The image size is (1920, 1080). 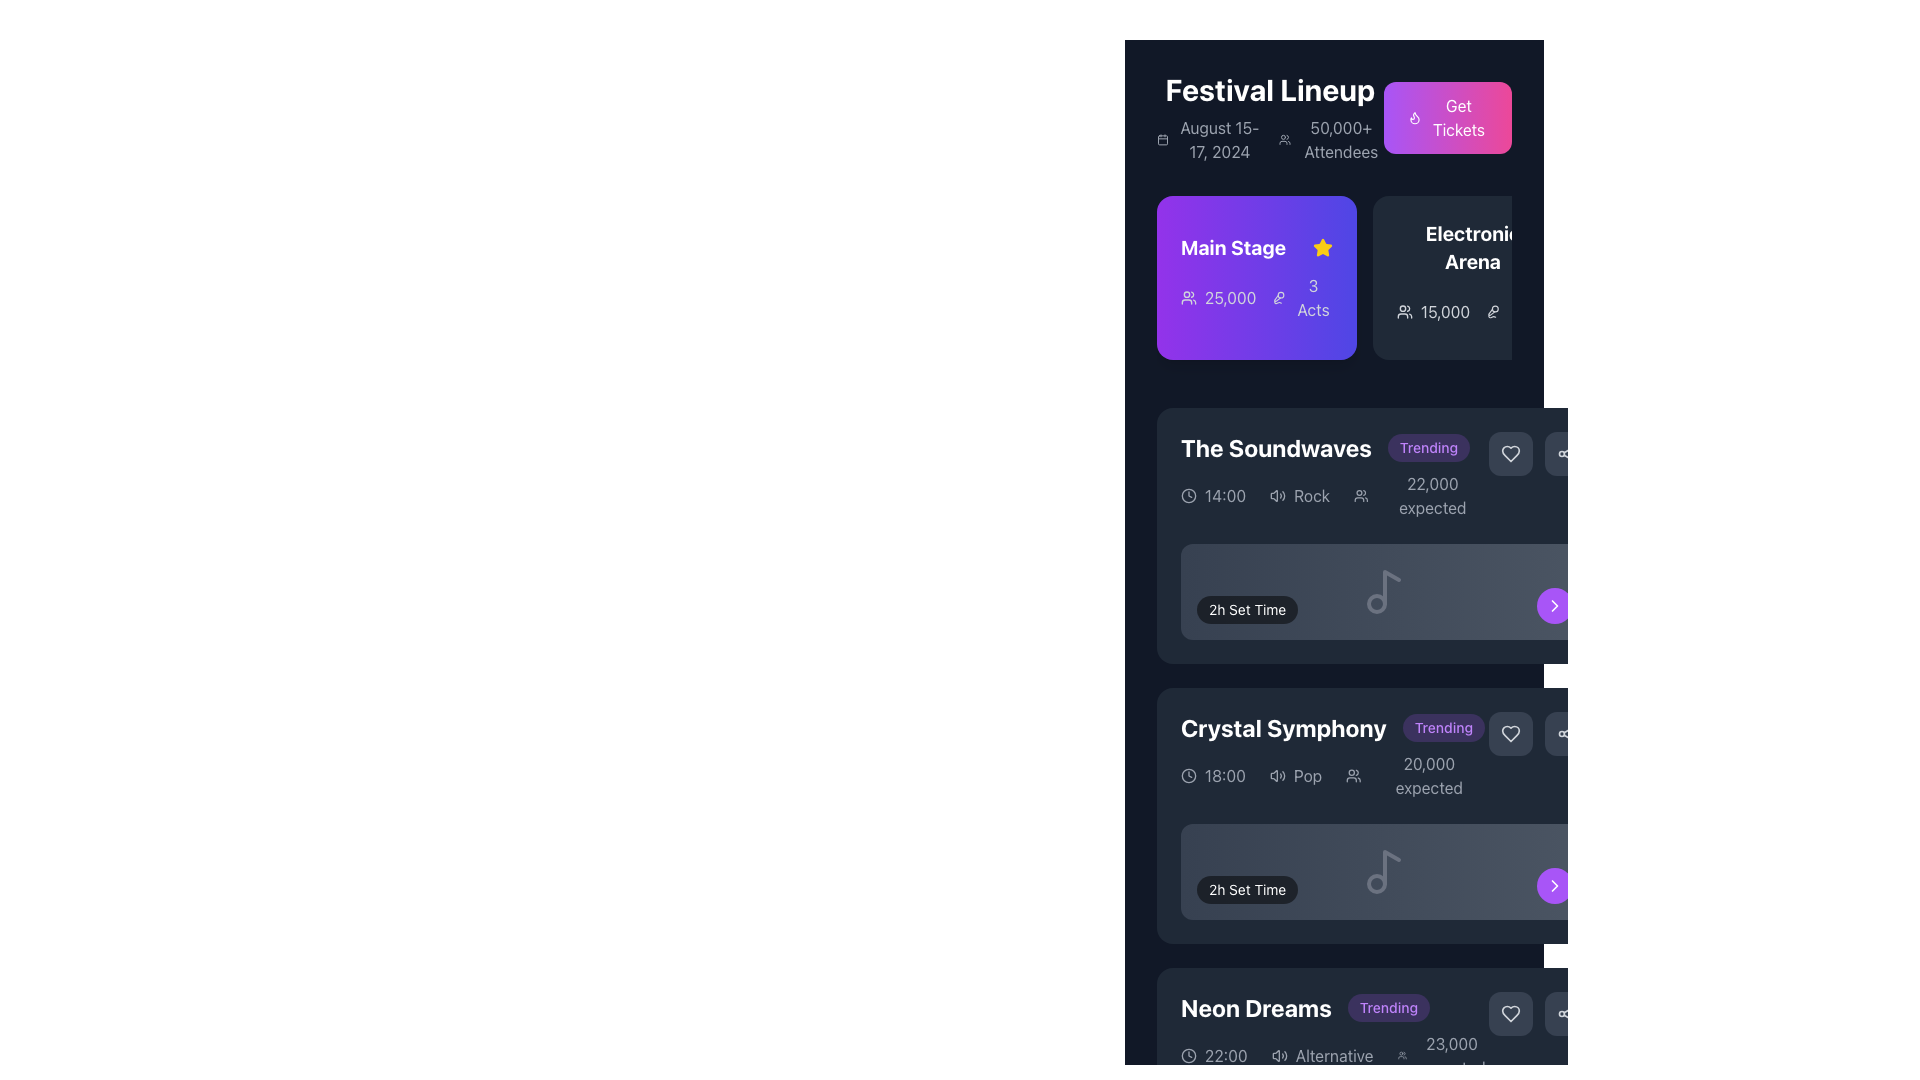 I want to click on the date display text label located beneath the 'Festival Lineup' title, which provides information about the event, so click(x=1218, y=138).